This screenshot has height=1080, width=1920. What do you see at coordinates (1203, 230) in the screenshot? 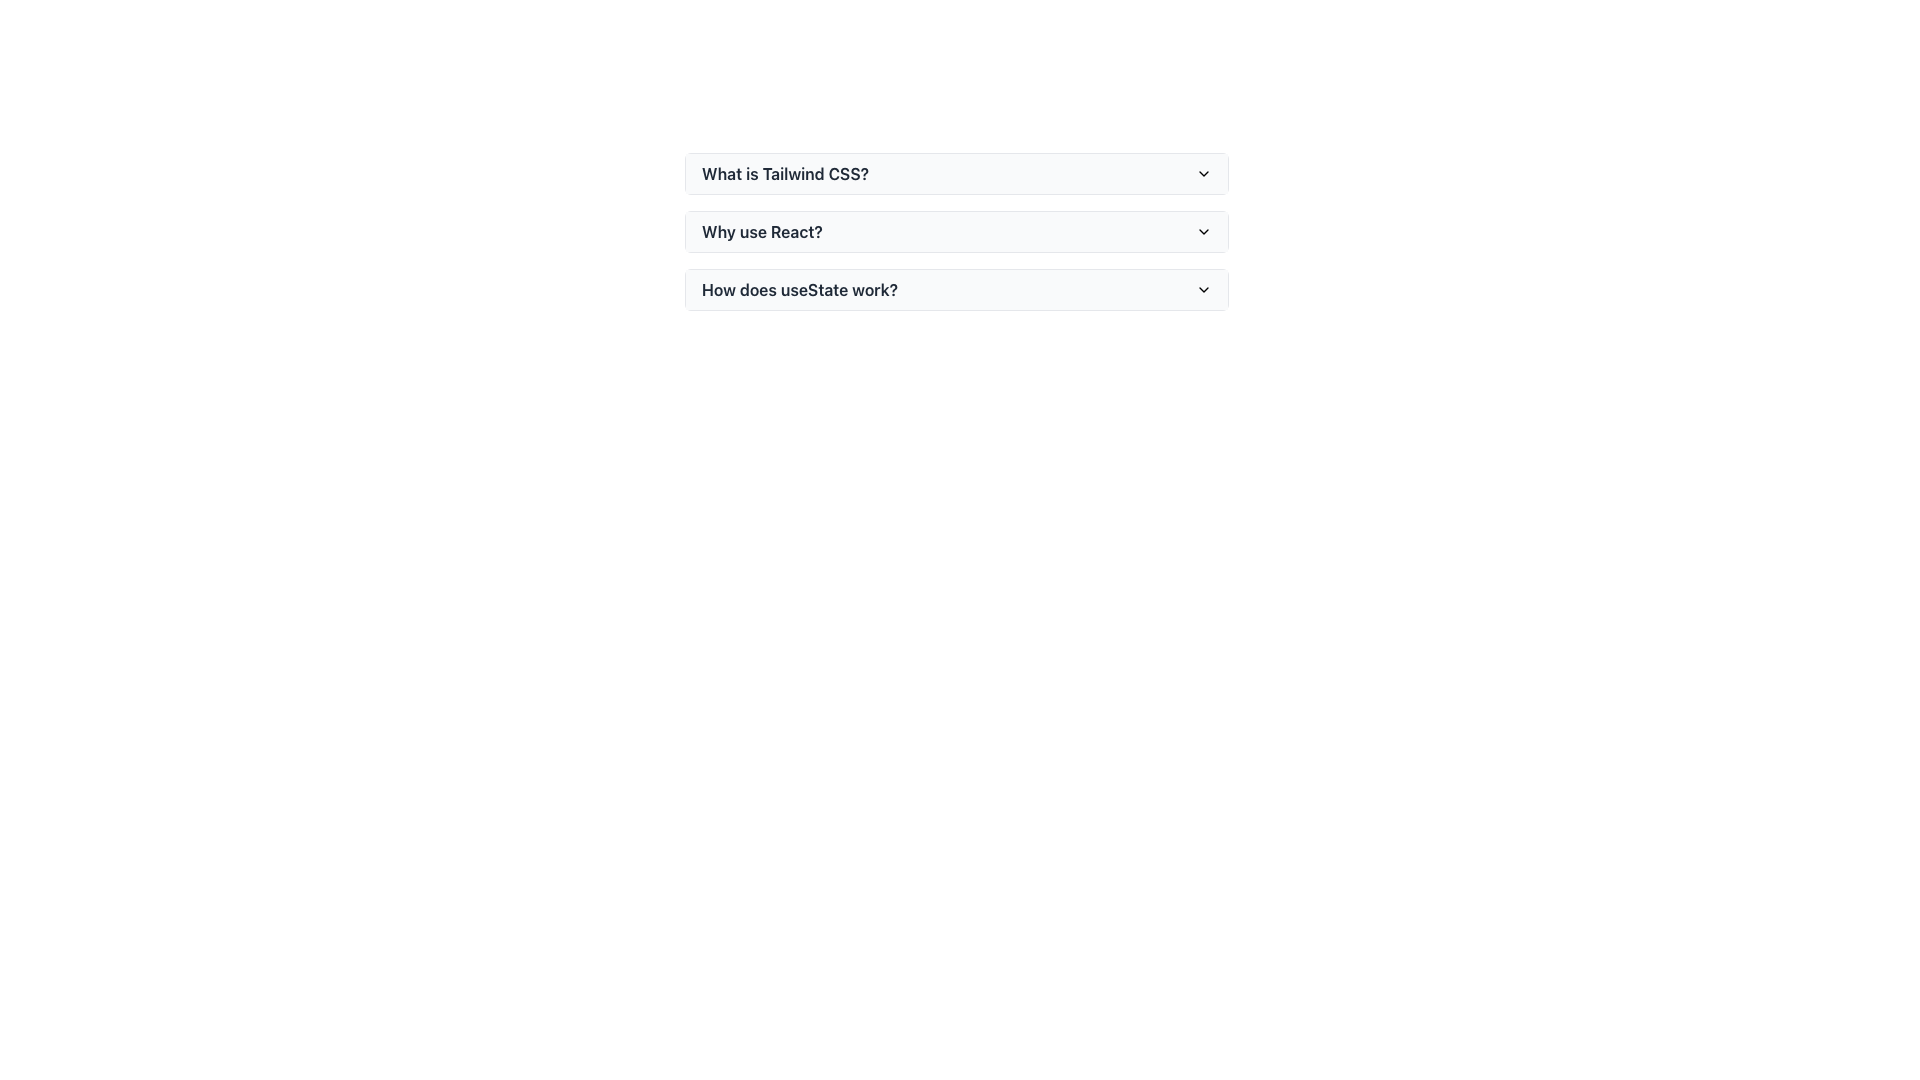
I see `the small chevron-down icon located to the right of the text 'Why use React?' in the list item styled as a button` at bounding box center [1203, 230].